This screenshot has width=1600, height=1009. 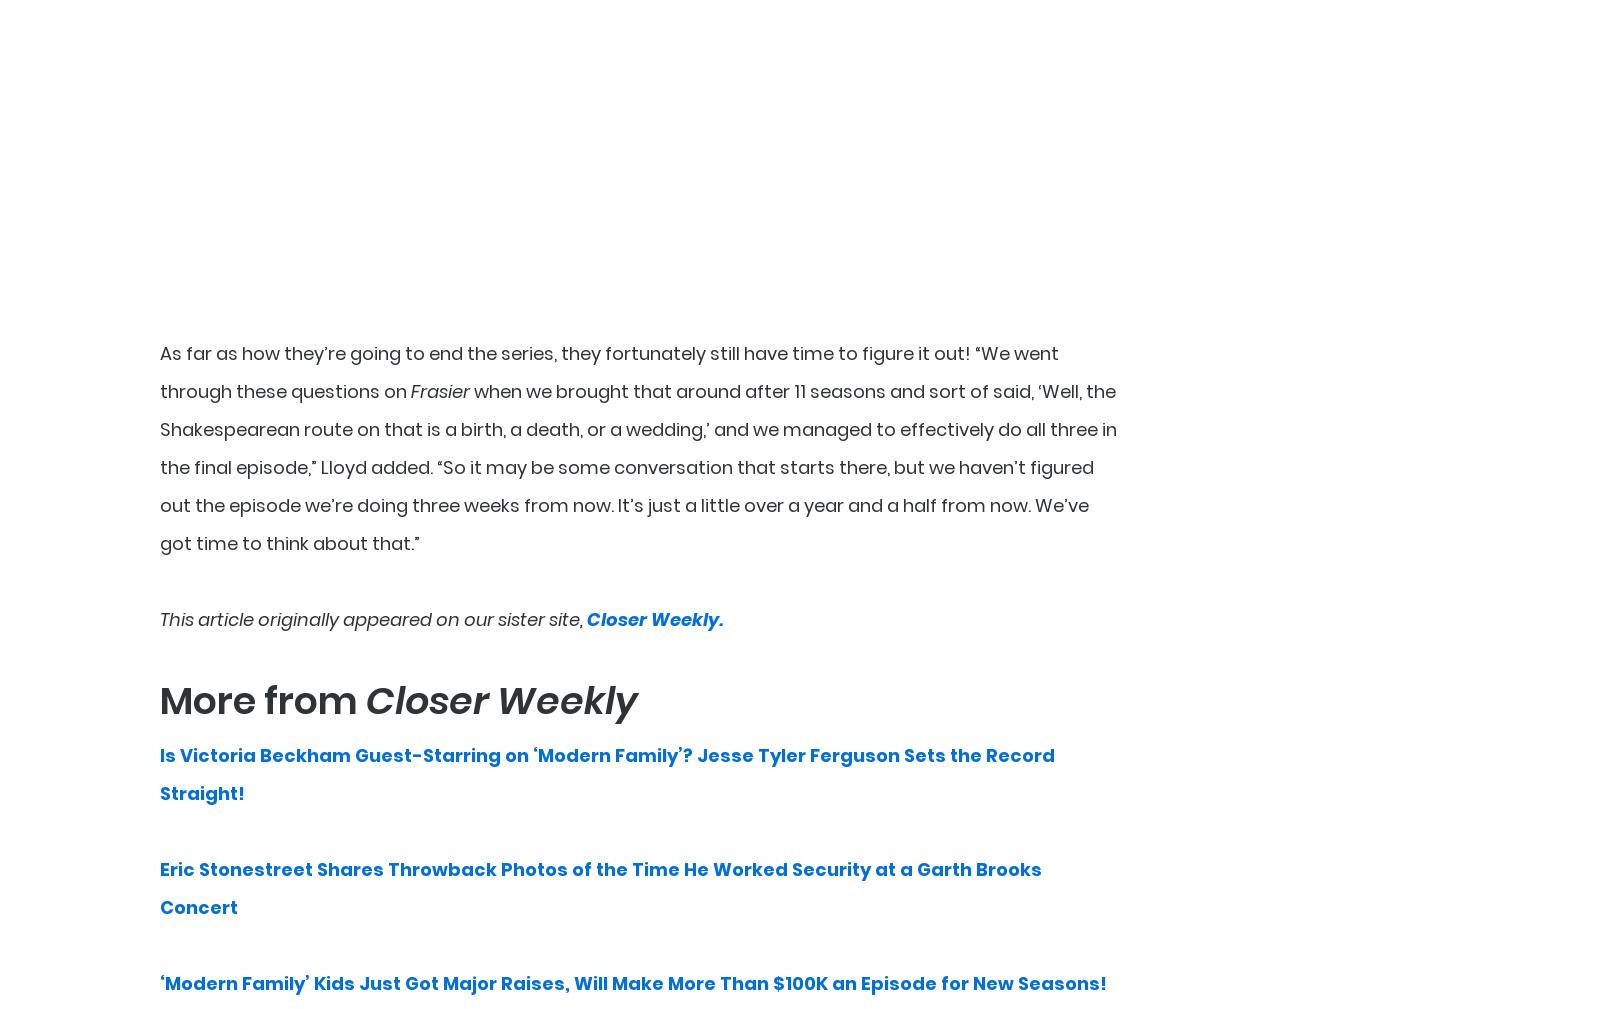 I want to click on '‘Modern Family’ Kids Just Got Major Raises, Will Make More Than $100K an Episode for New Seasons!', so click(x=159, y=983).